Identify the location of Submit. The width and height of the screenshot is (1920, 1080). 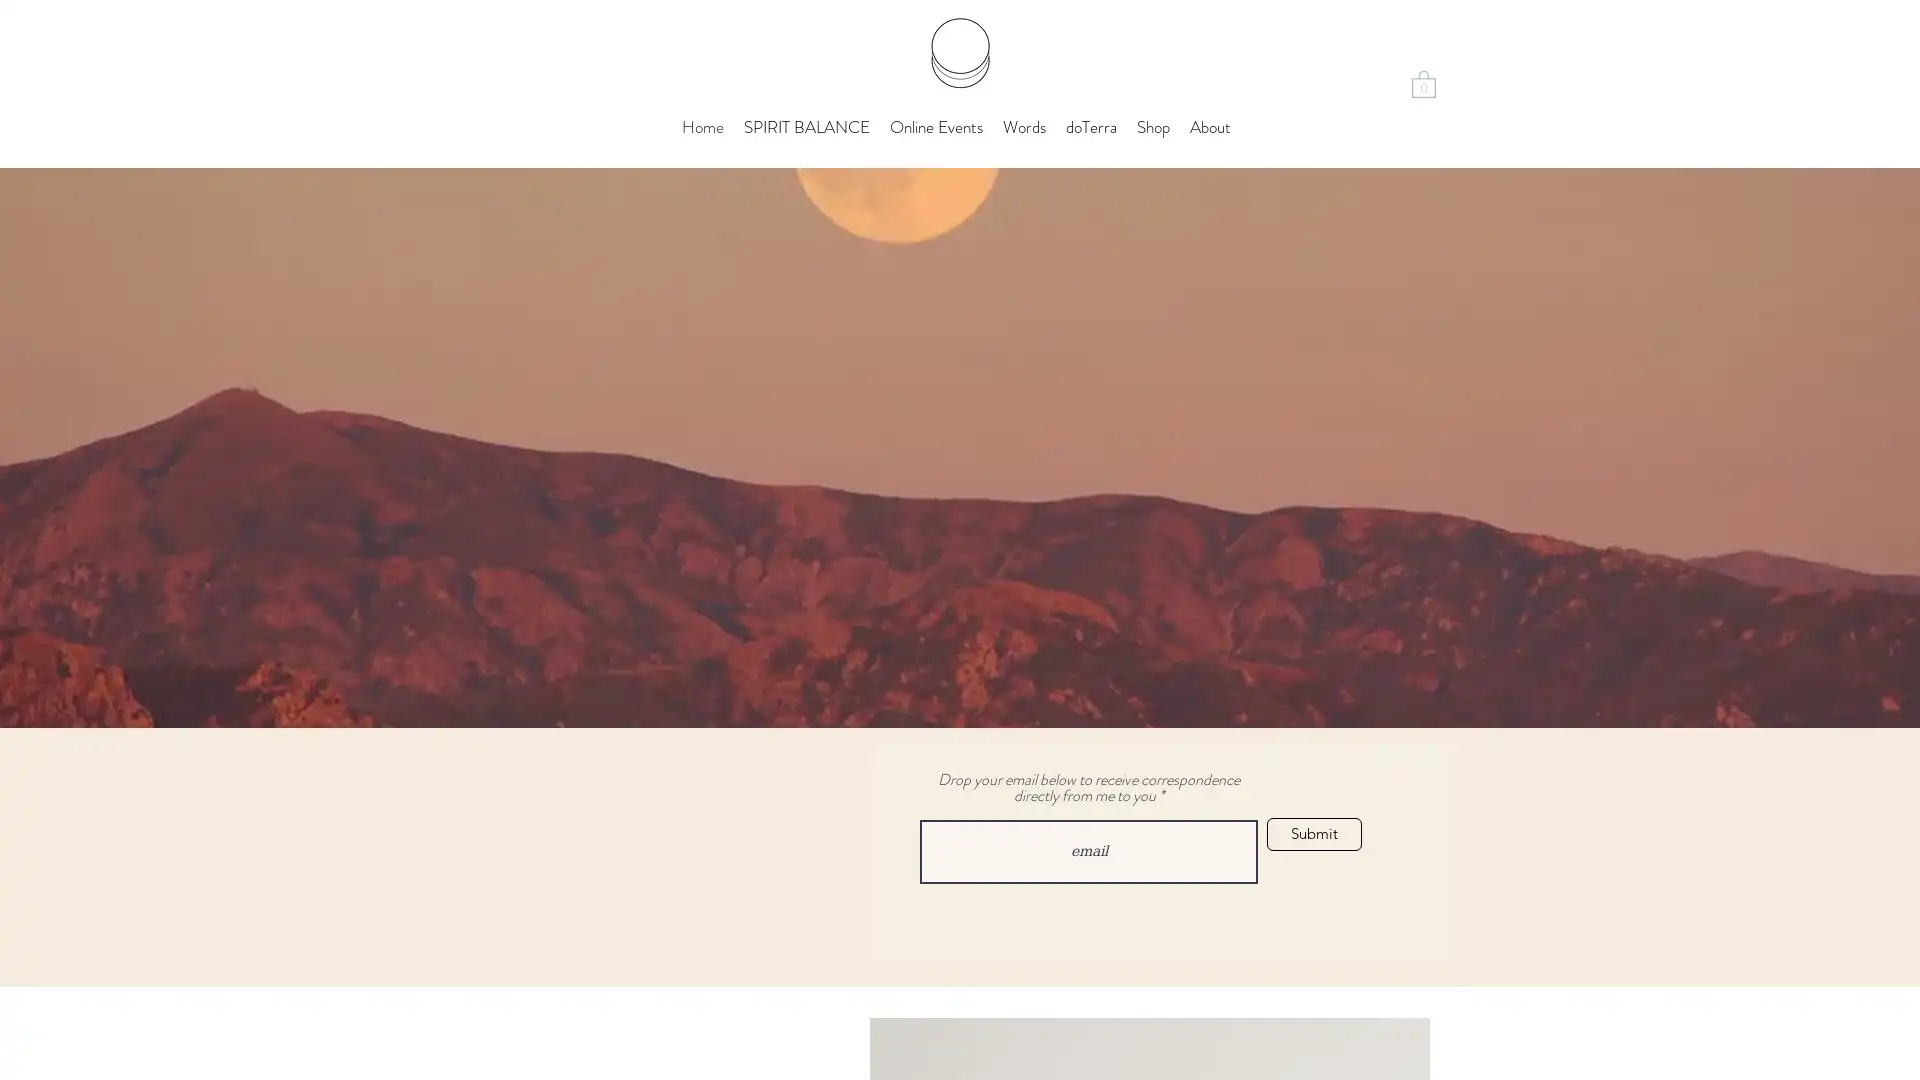
(1314, 834).